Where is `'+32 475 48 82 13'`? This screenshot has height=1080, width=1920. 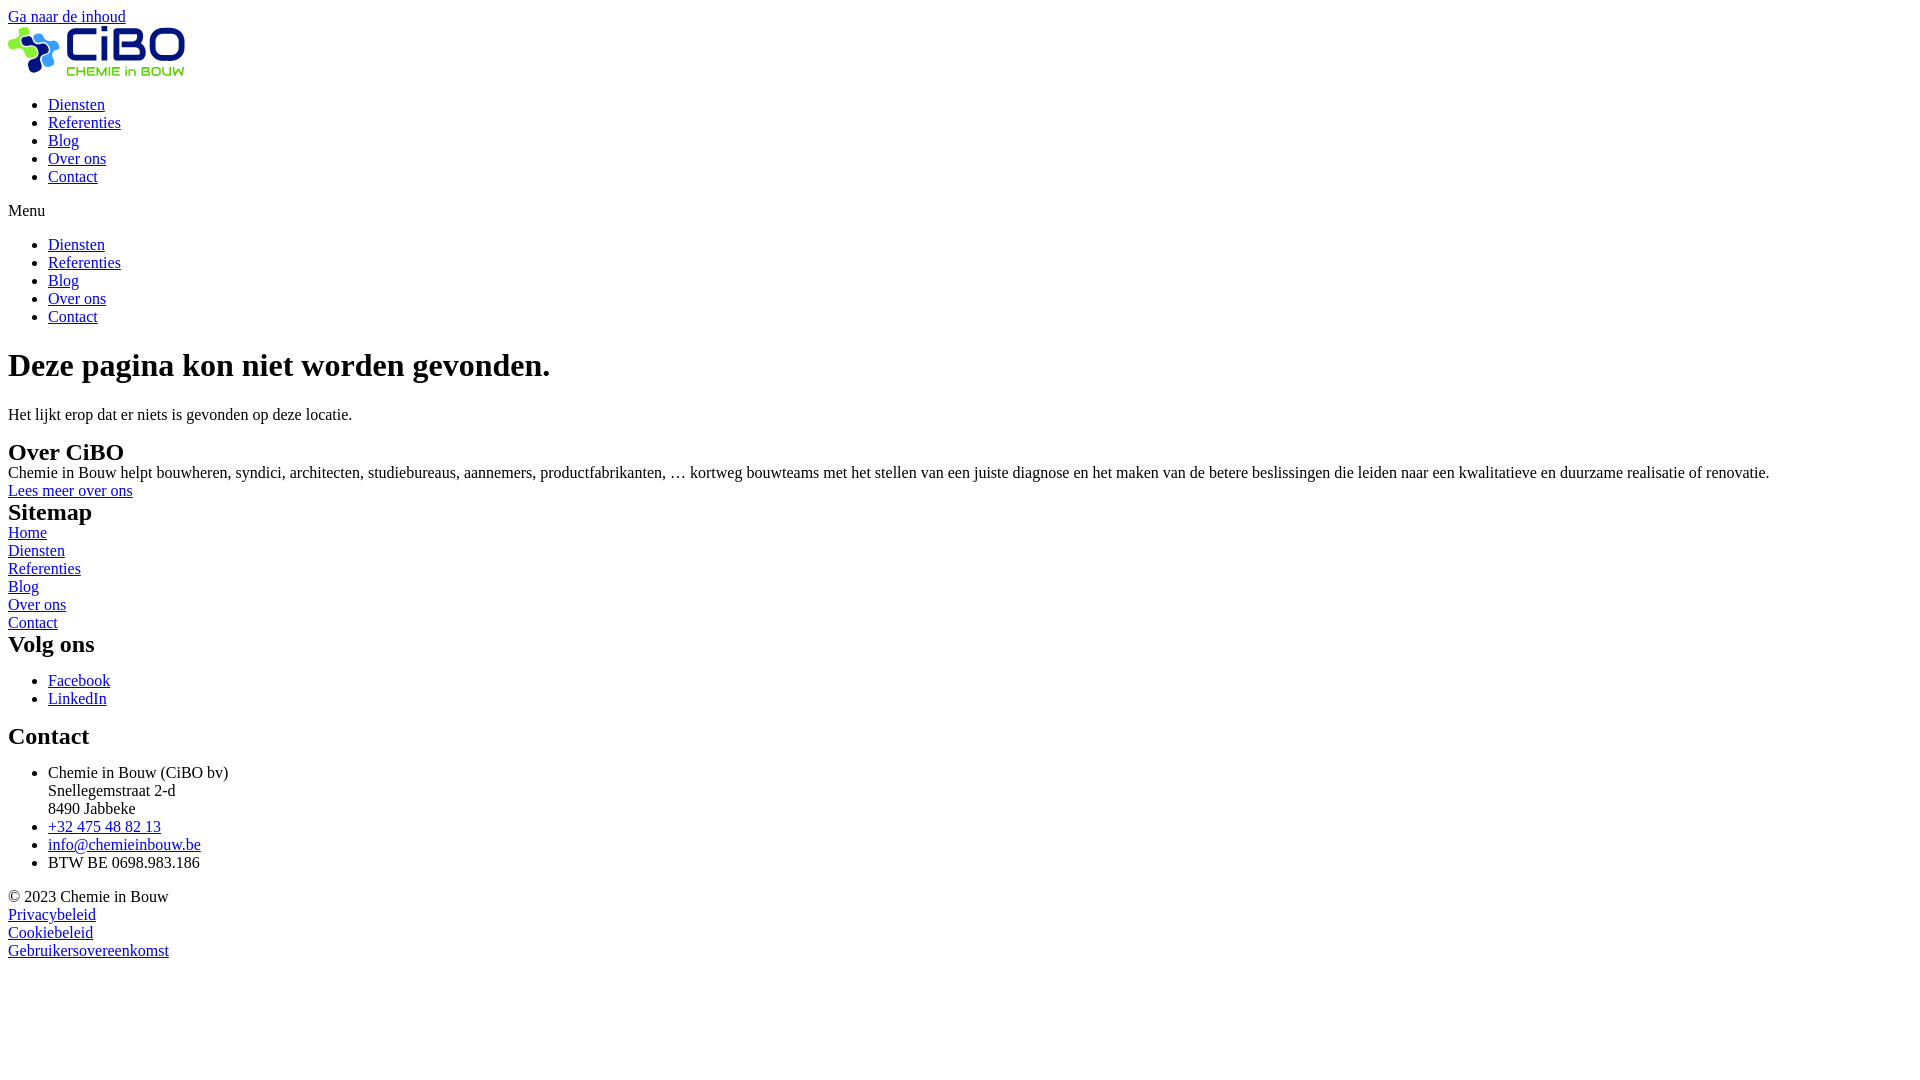 '+32 475 48 82 13' is located at coordinates (48, 826).